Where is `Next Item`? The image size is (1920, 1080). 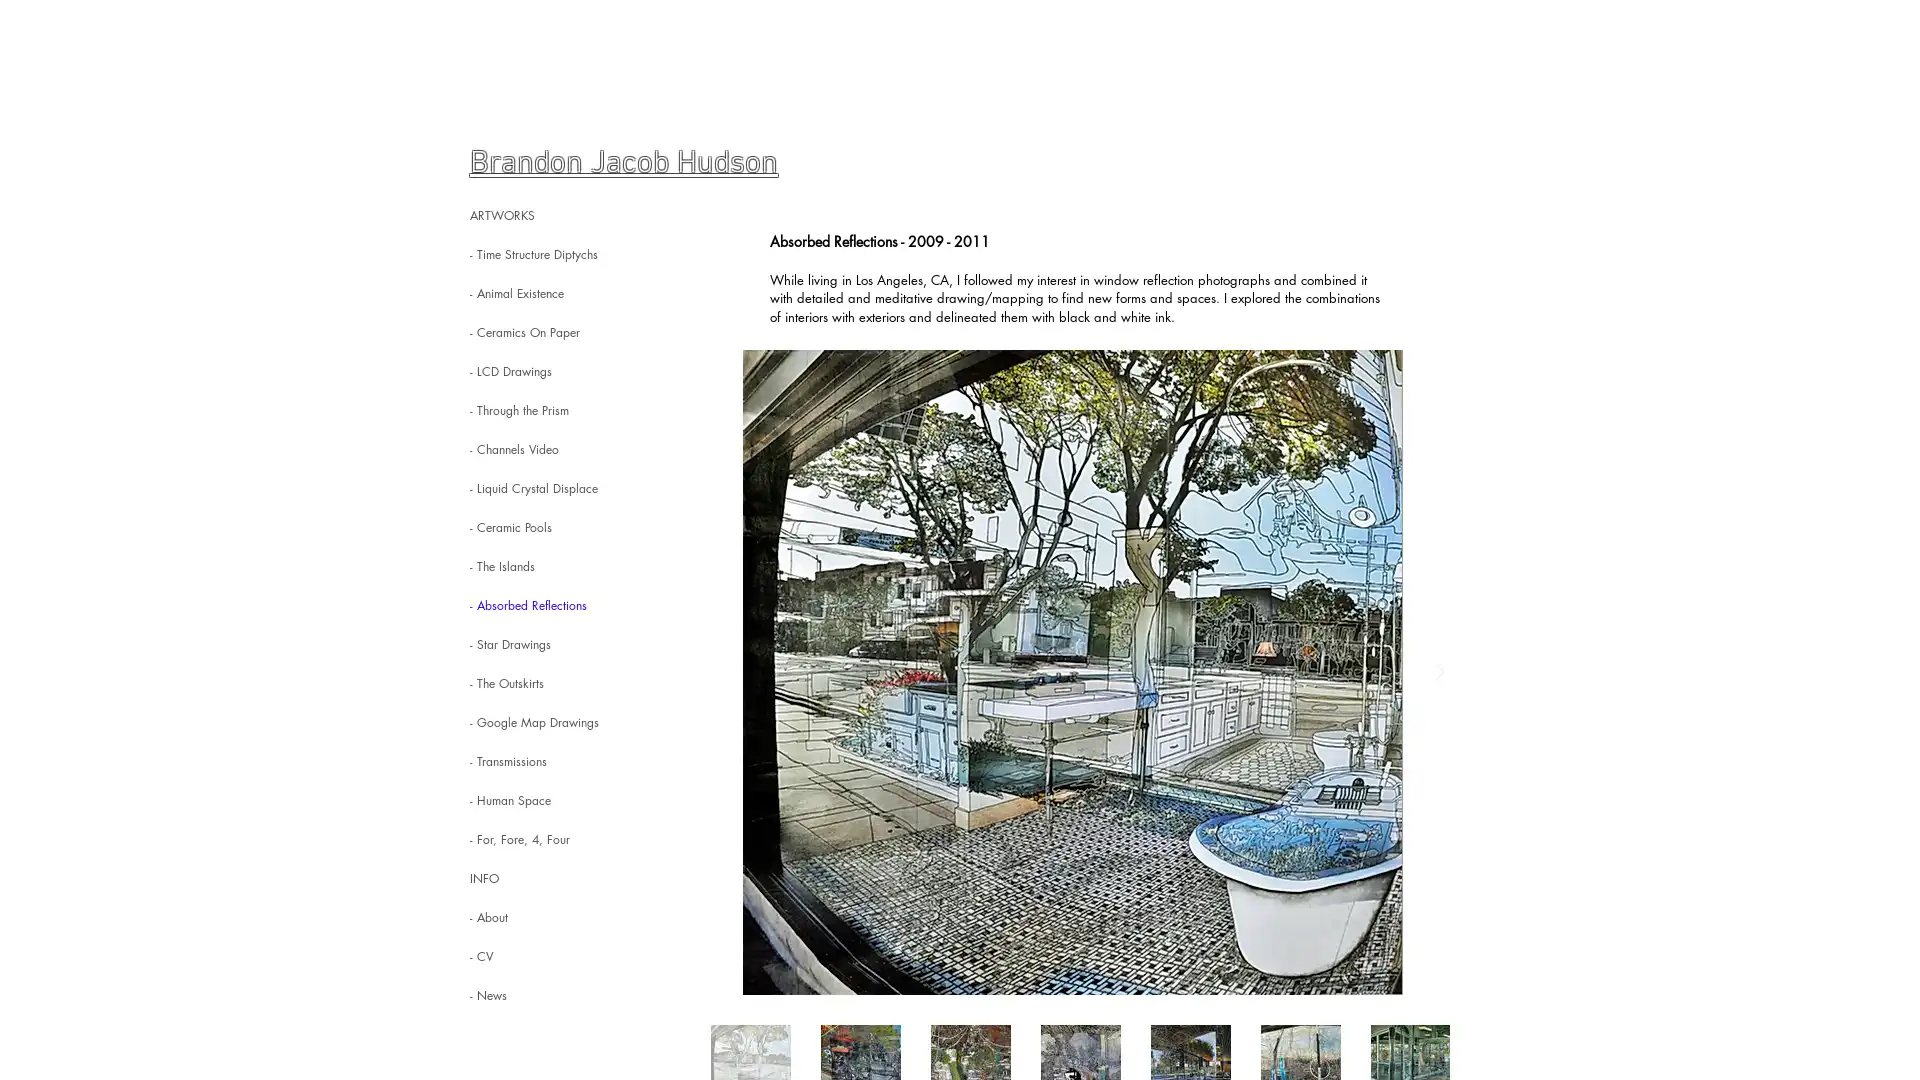
Next Item is located at coordinates (1438, 672).